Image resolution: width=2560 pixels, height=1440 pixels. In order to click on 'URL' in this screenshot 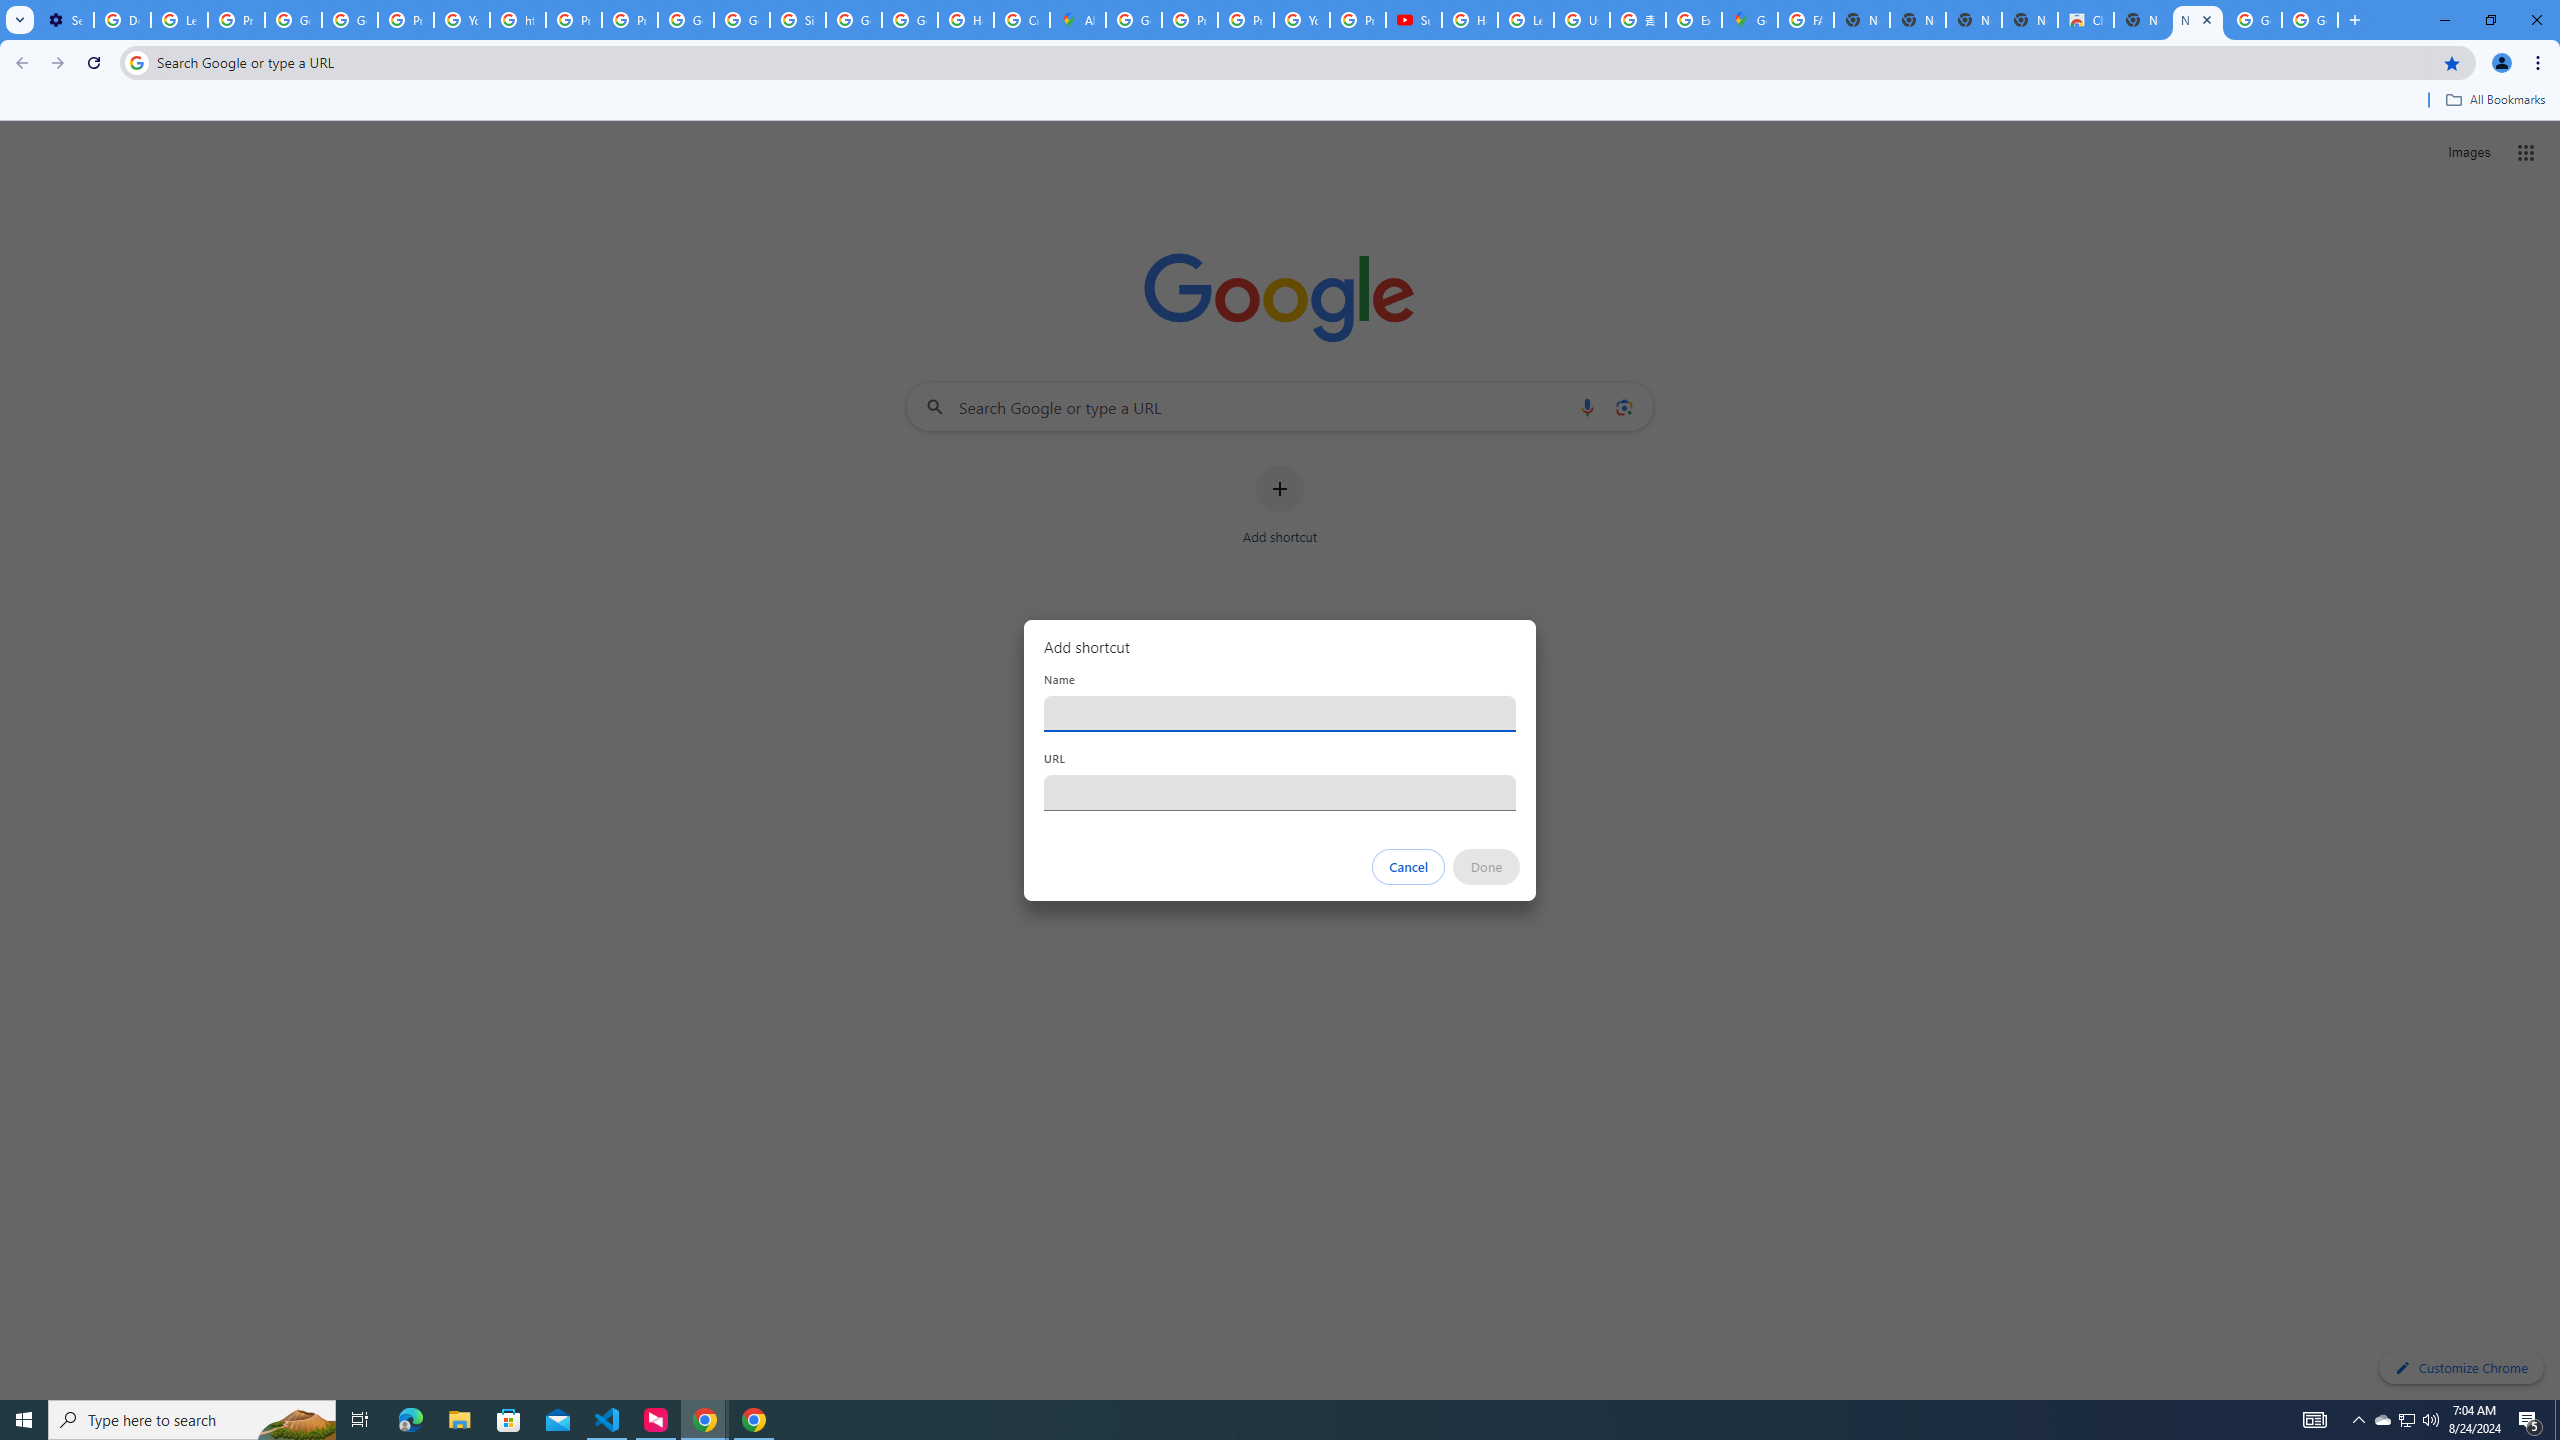, I will do `click(1280, 792)`.